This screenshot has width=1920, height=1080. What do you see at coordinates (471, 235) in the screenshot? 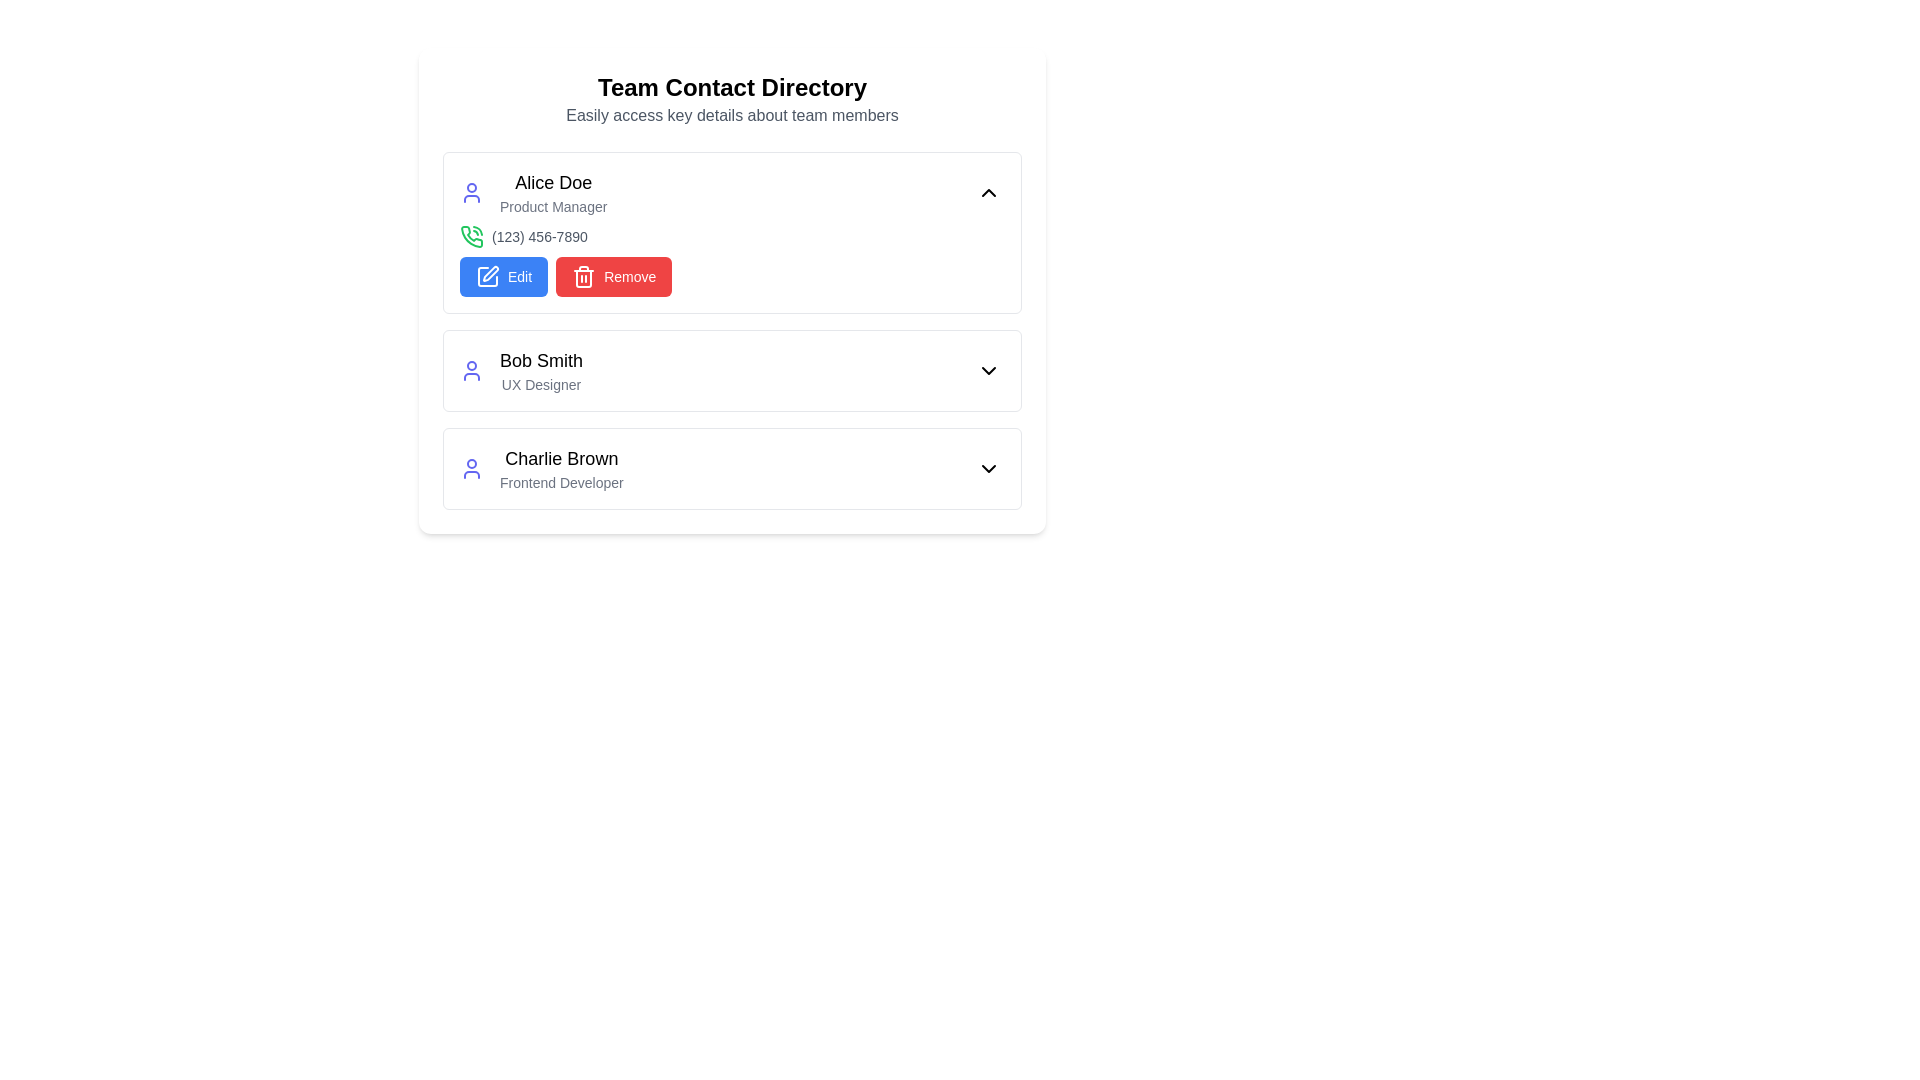
I see `the phone icon associated with the contact information for 'Alice Doe' in the 'Team Contact Directory', which is located to the left of the phone number '(123) 456-7890'` at bounding box center [471, 235].